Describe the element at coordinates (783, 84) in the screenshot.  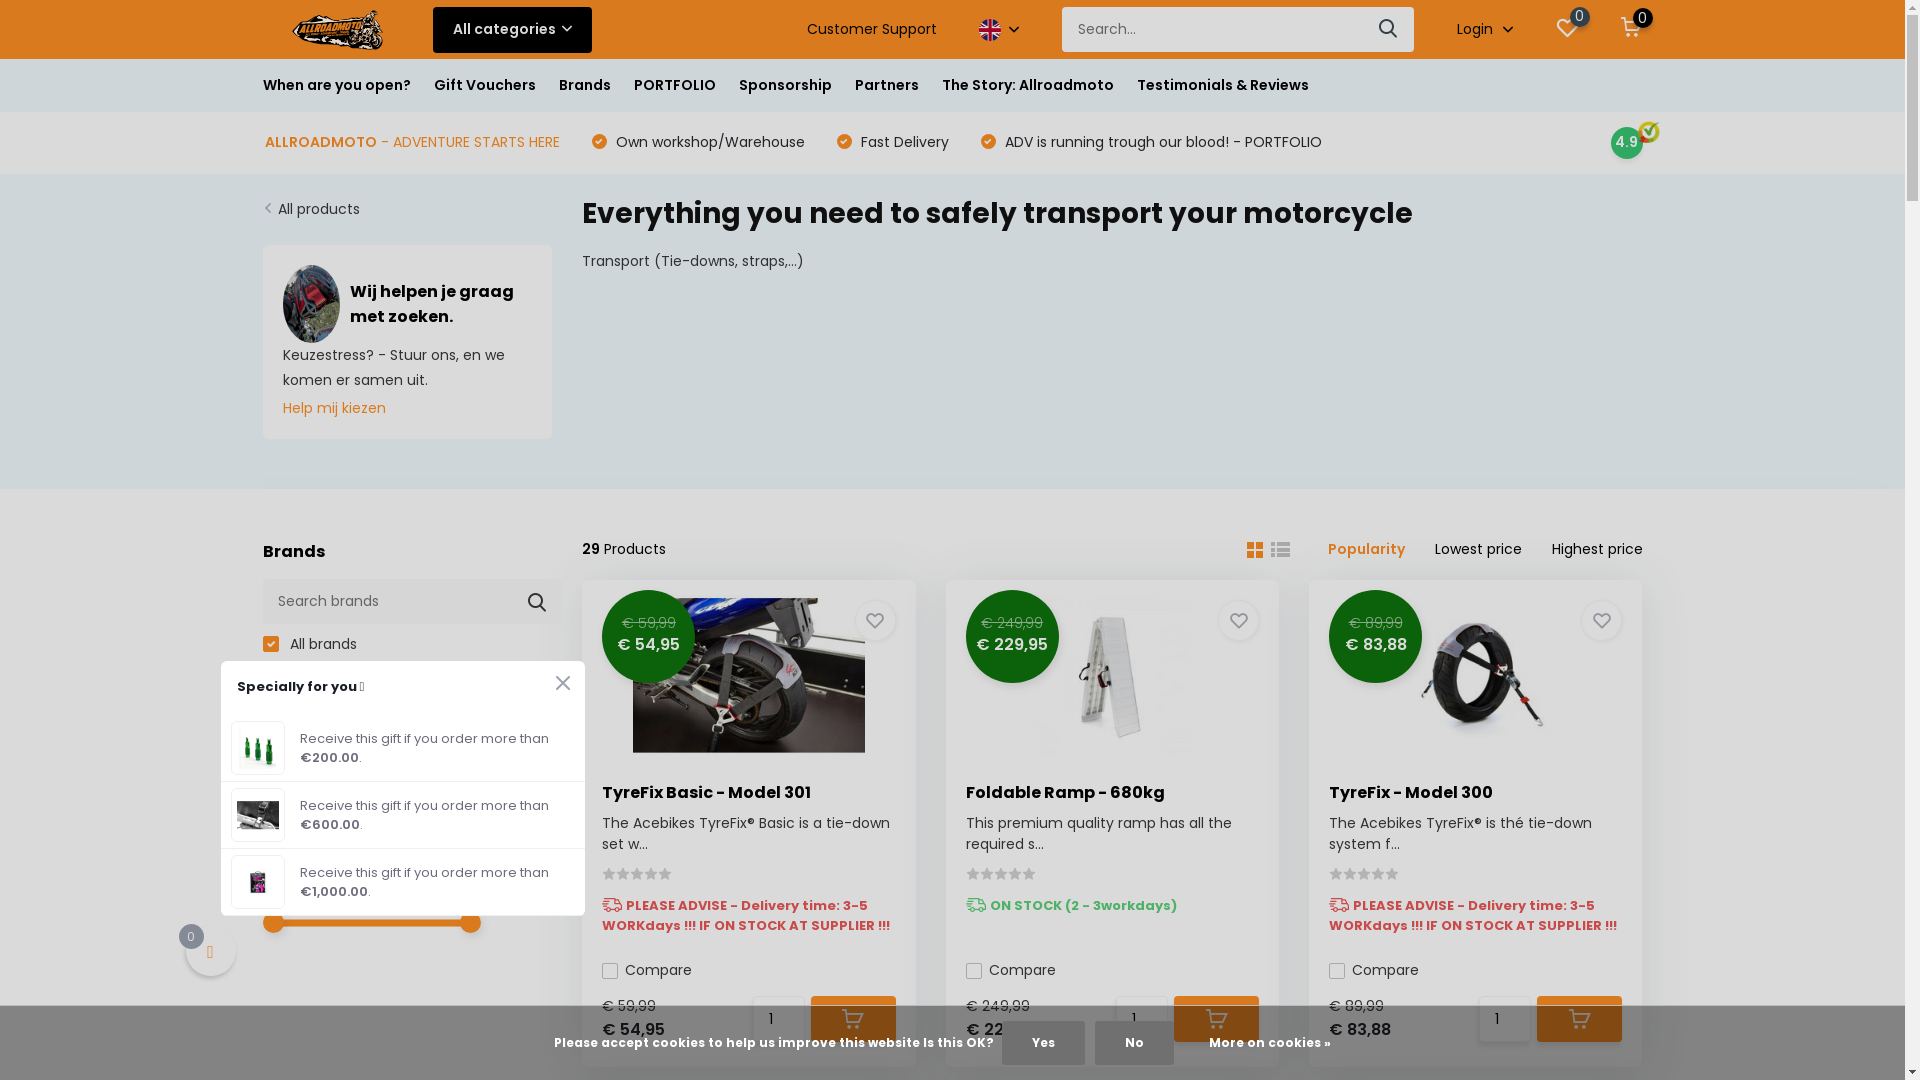
I see `'Sponsorship'` at that location.